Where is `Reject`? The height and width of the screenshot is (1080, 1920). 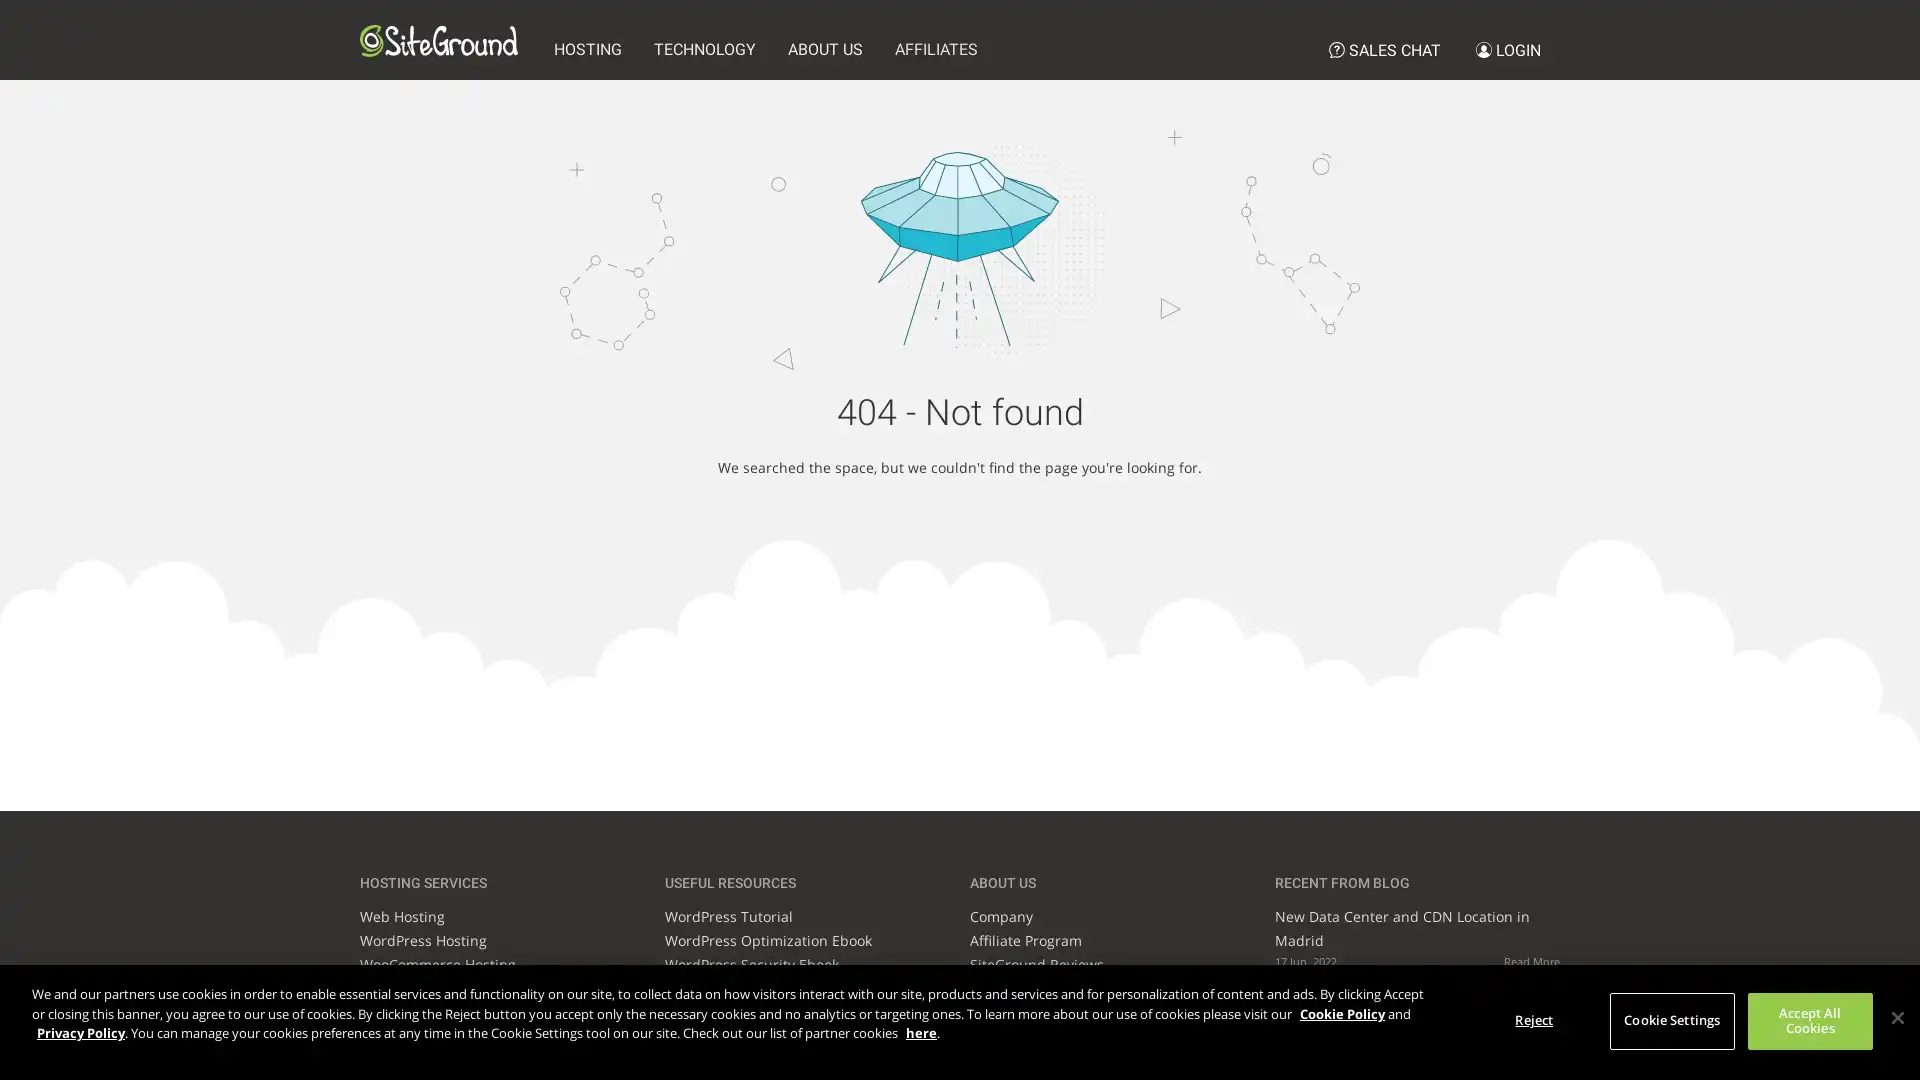
Reject is located at coordinates (1532, 1020).